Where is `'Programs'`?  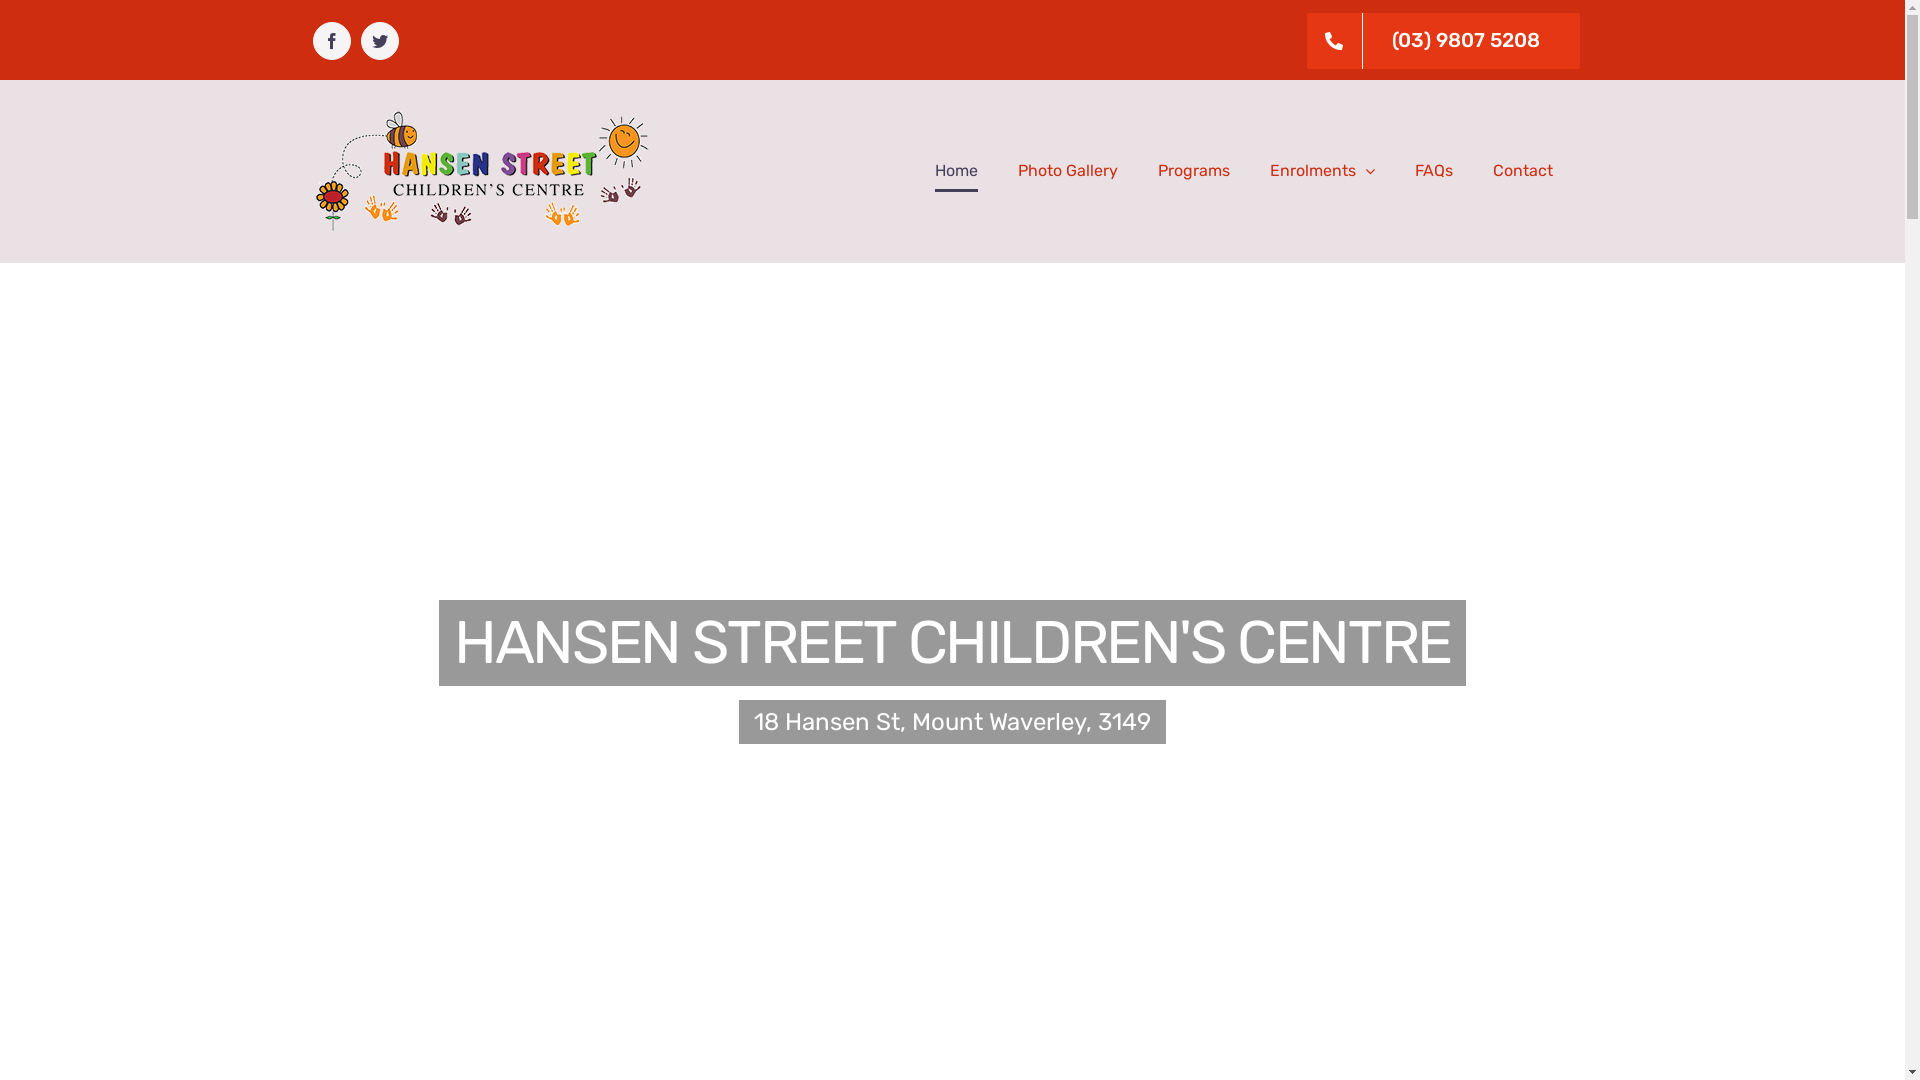
'Programs' is located at coordinates (1194, 169).